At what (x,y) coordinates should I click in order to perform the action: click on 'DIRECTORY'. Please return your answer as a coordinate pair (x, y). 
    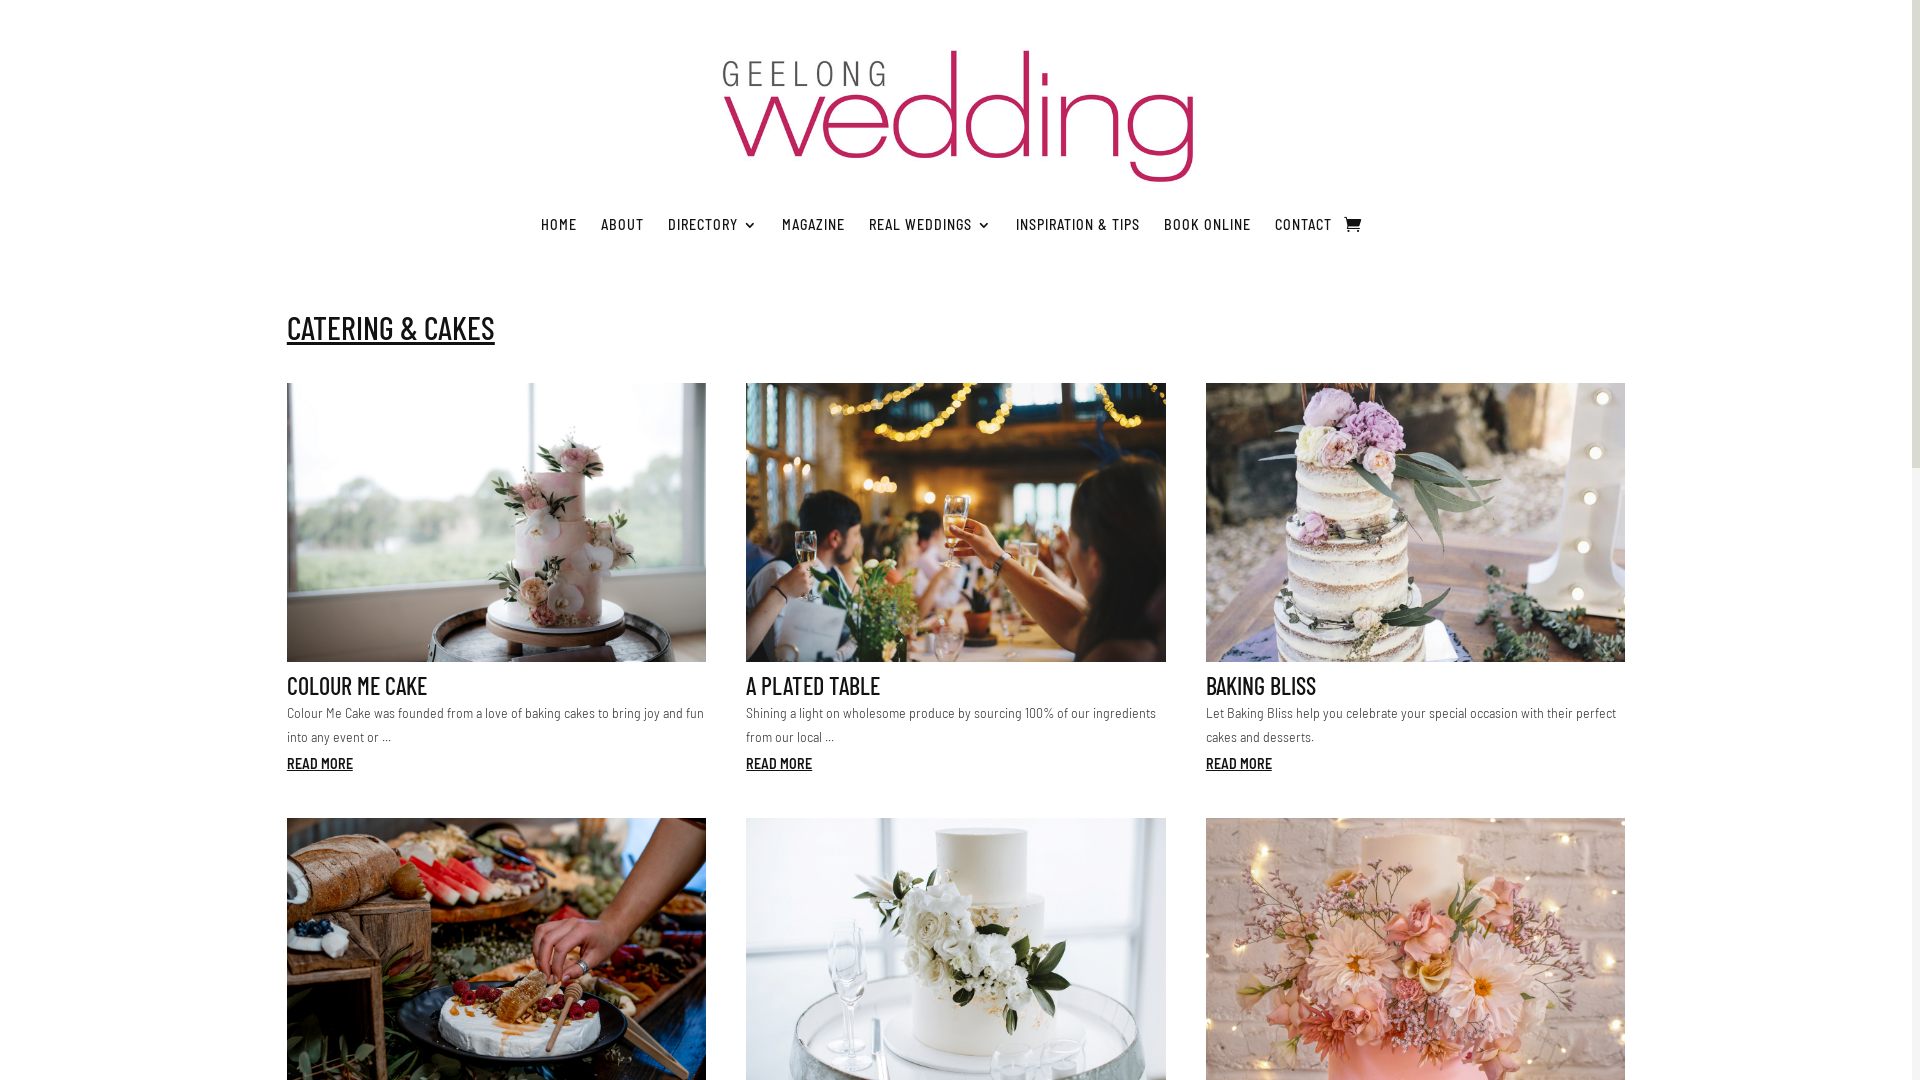
    Looking at the image, I should click on (713, 224).